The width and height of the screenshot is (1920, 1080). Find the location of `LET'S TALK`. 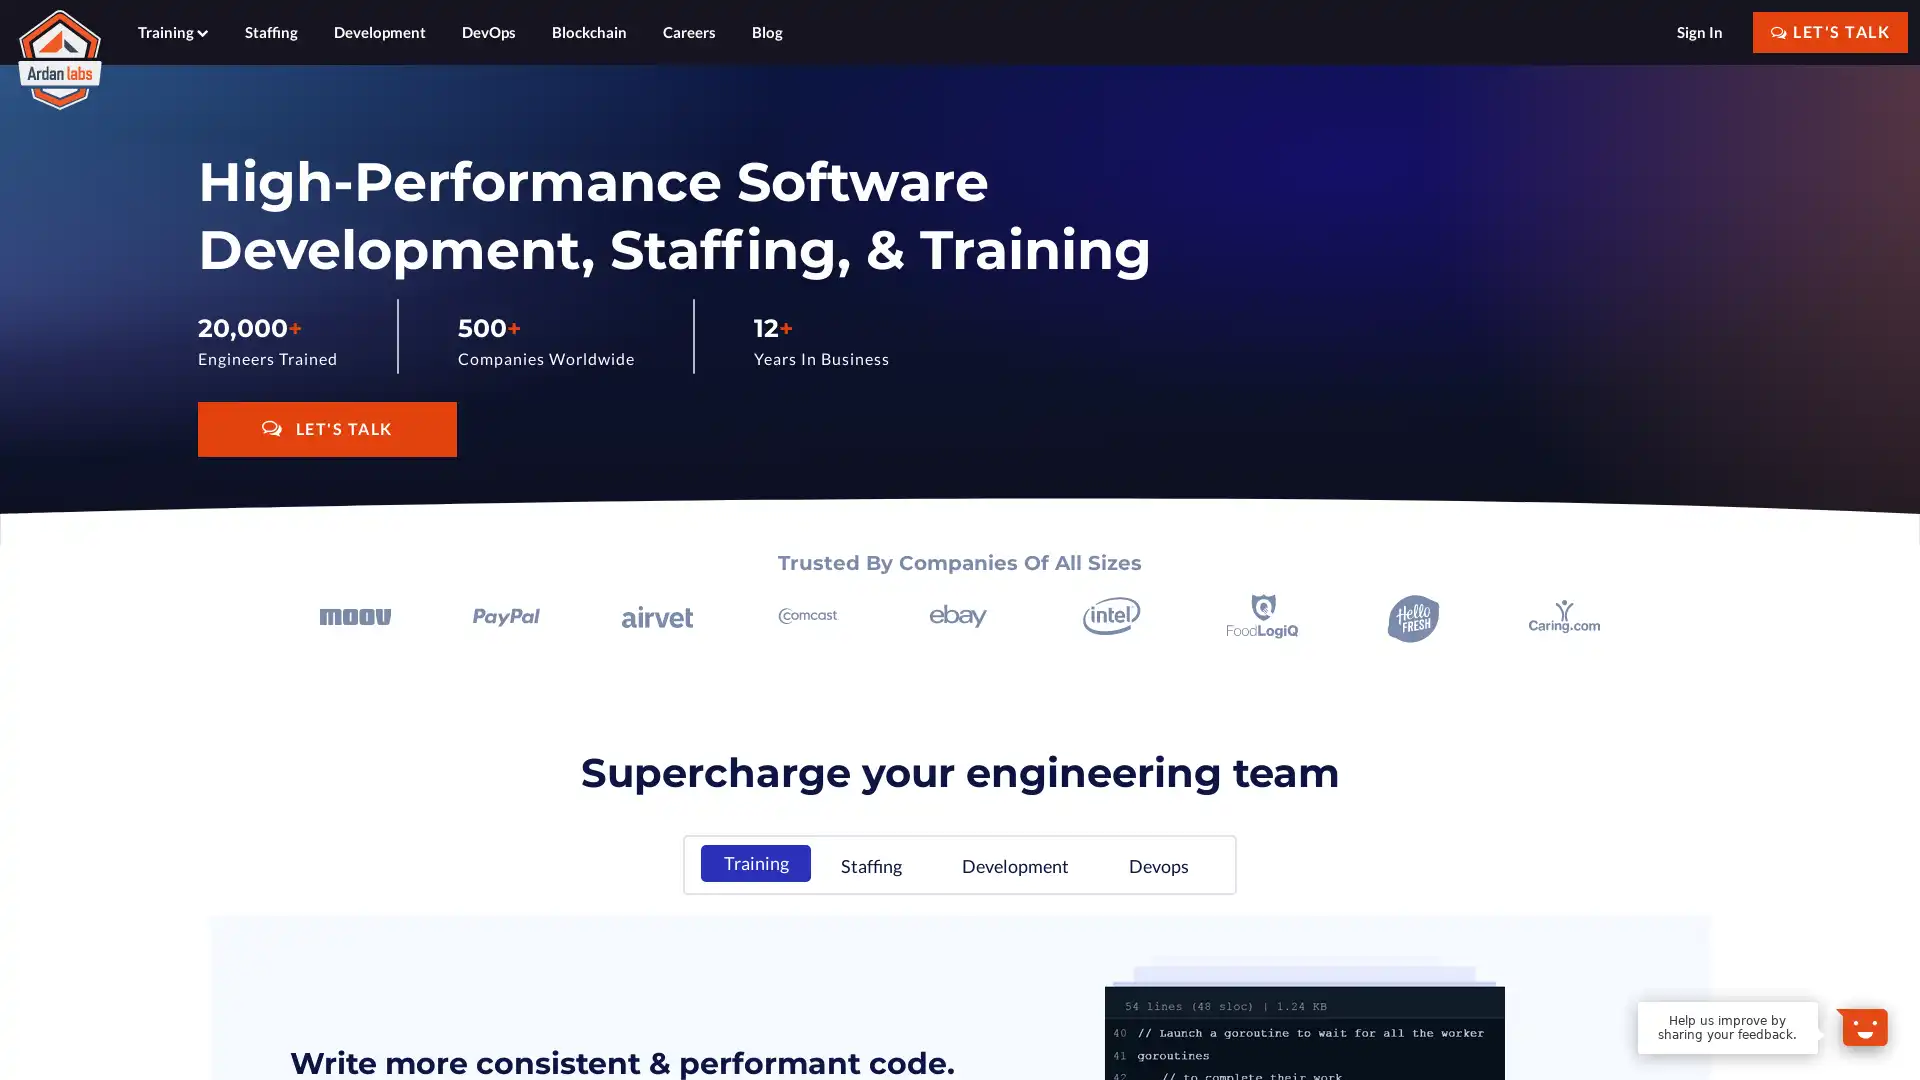

LET'S TALK is located at coordinates (1830, 32).